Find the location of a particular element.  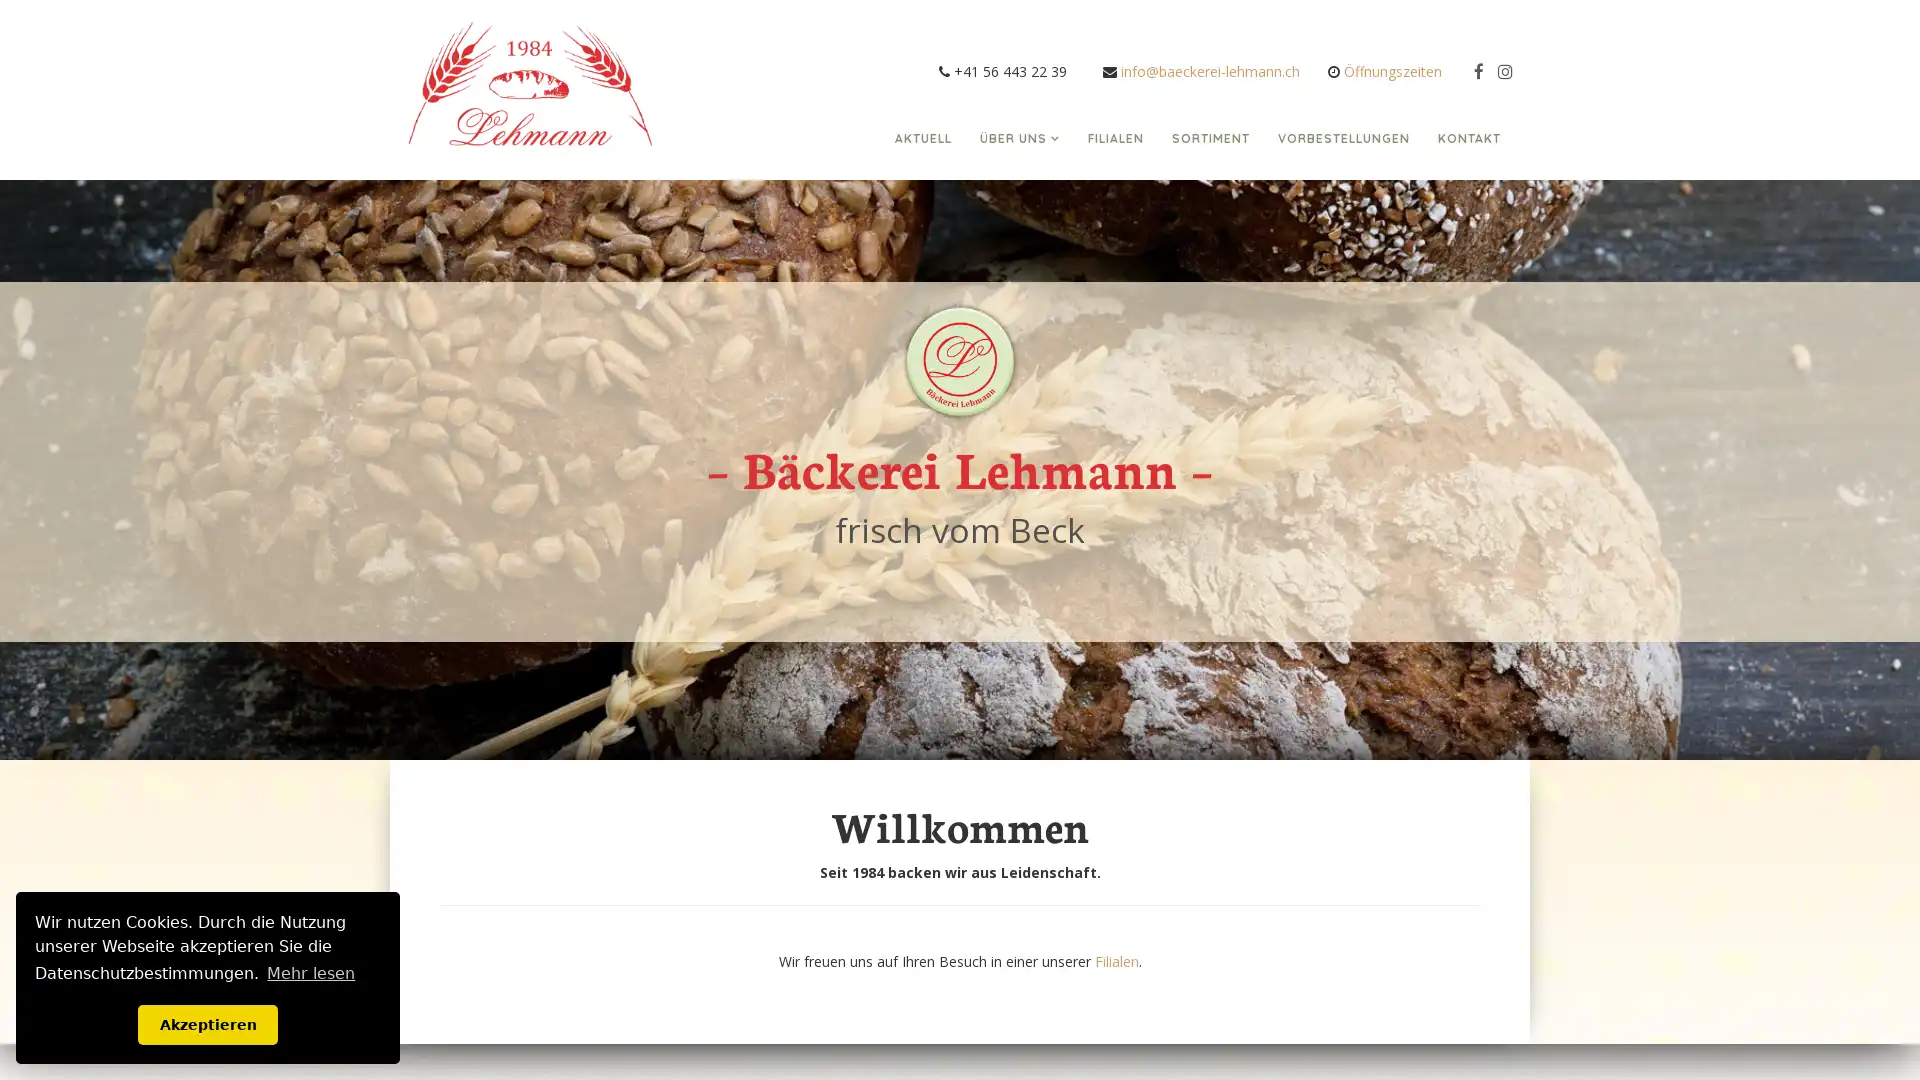

learn more about cookies is located at coordinates (310, 972).